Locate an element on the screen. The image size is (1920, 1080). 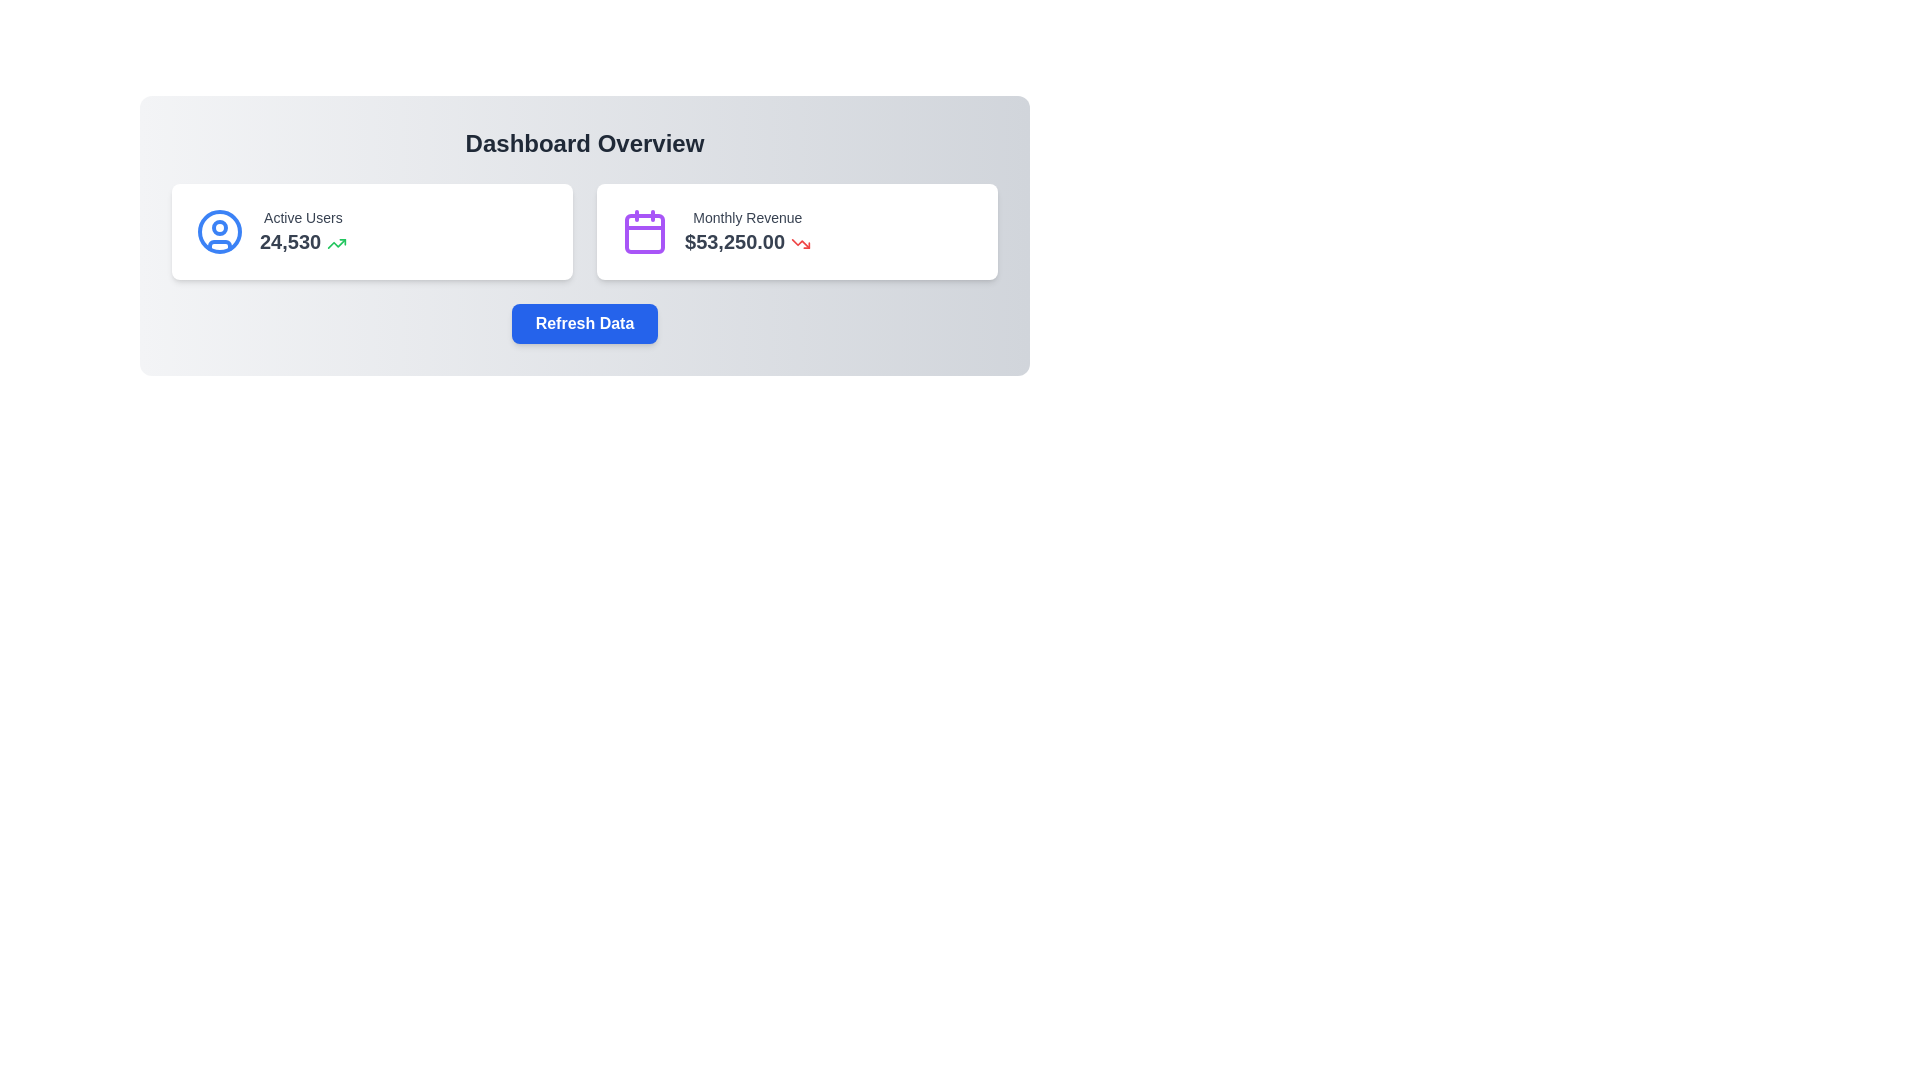
the circular SVG graphic component that represents the user avatar icon with a blue outline located in the 'Active Users' section of the dashboard is located at coordinates (220, 226).